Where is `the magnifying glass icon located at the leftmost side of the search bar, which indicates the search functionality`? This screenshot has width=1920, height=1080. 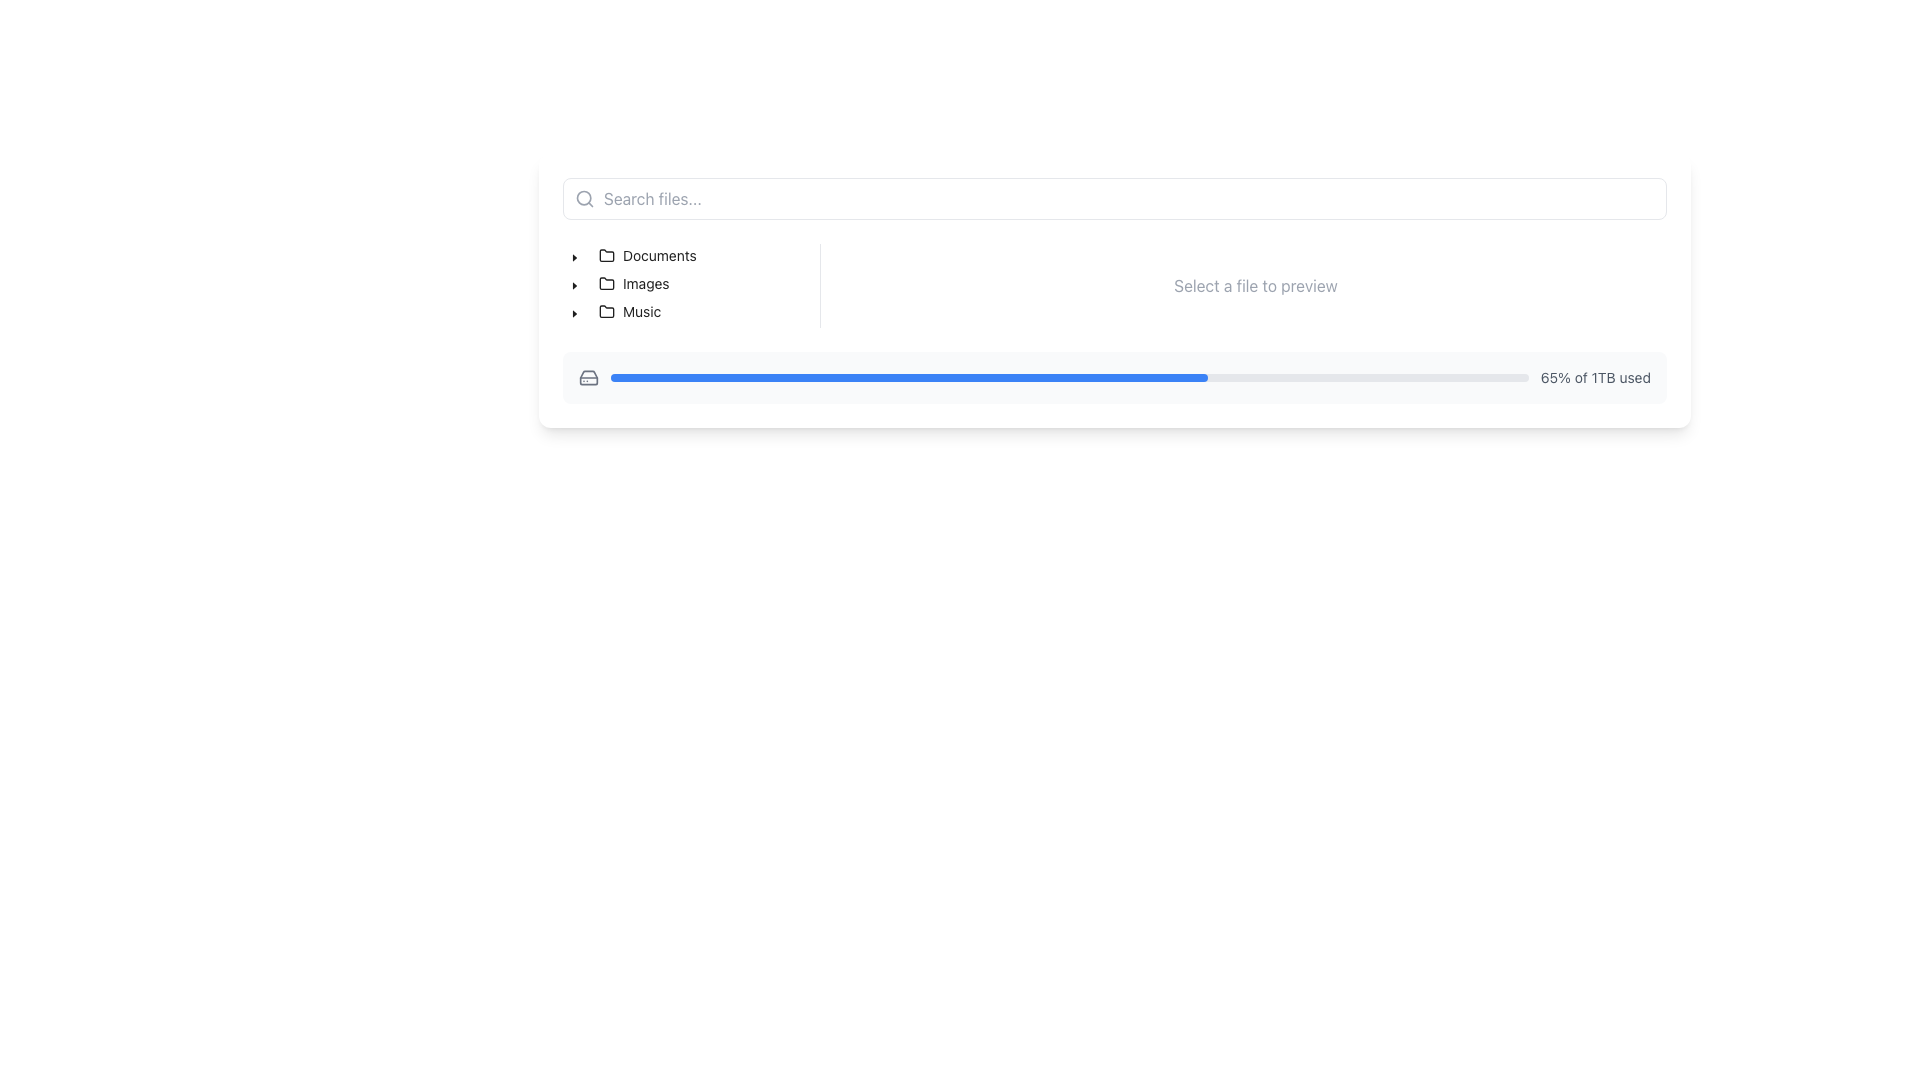
the magnifying glass icon located at the leftmost side of the search bar, which indicates the search functionality is located at coordinates (584, 199).